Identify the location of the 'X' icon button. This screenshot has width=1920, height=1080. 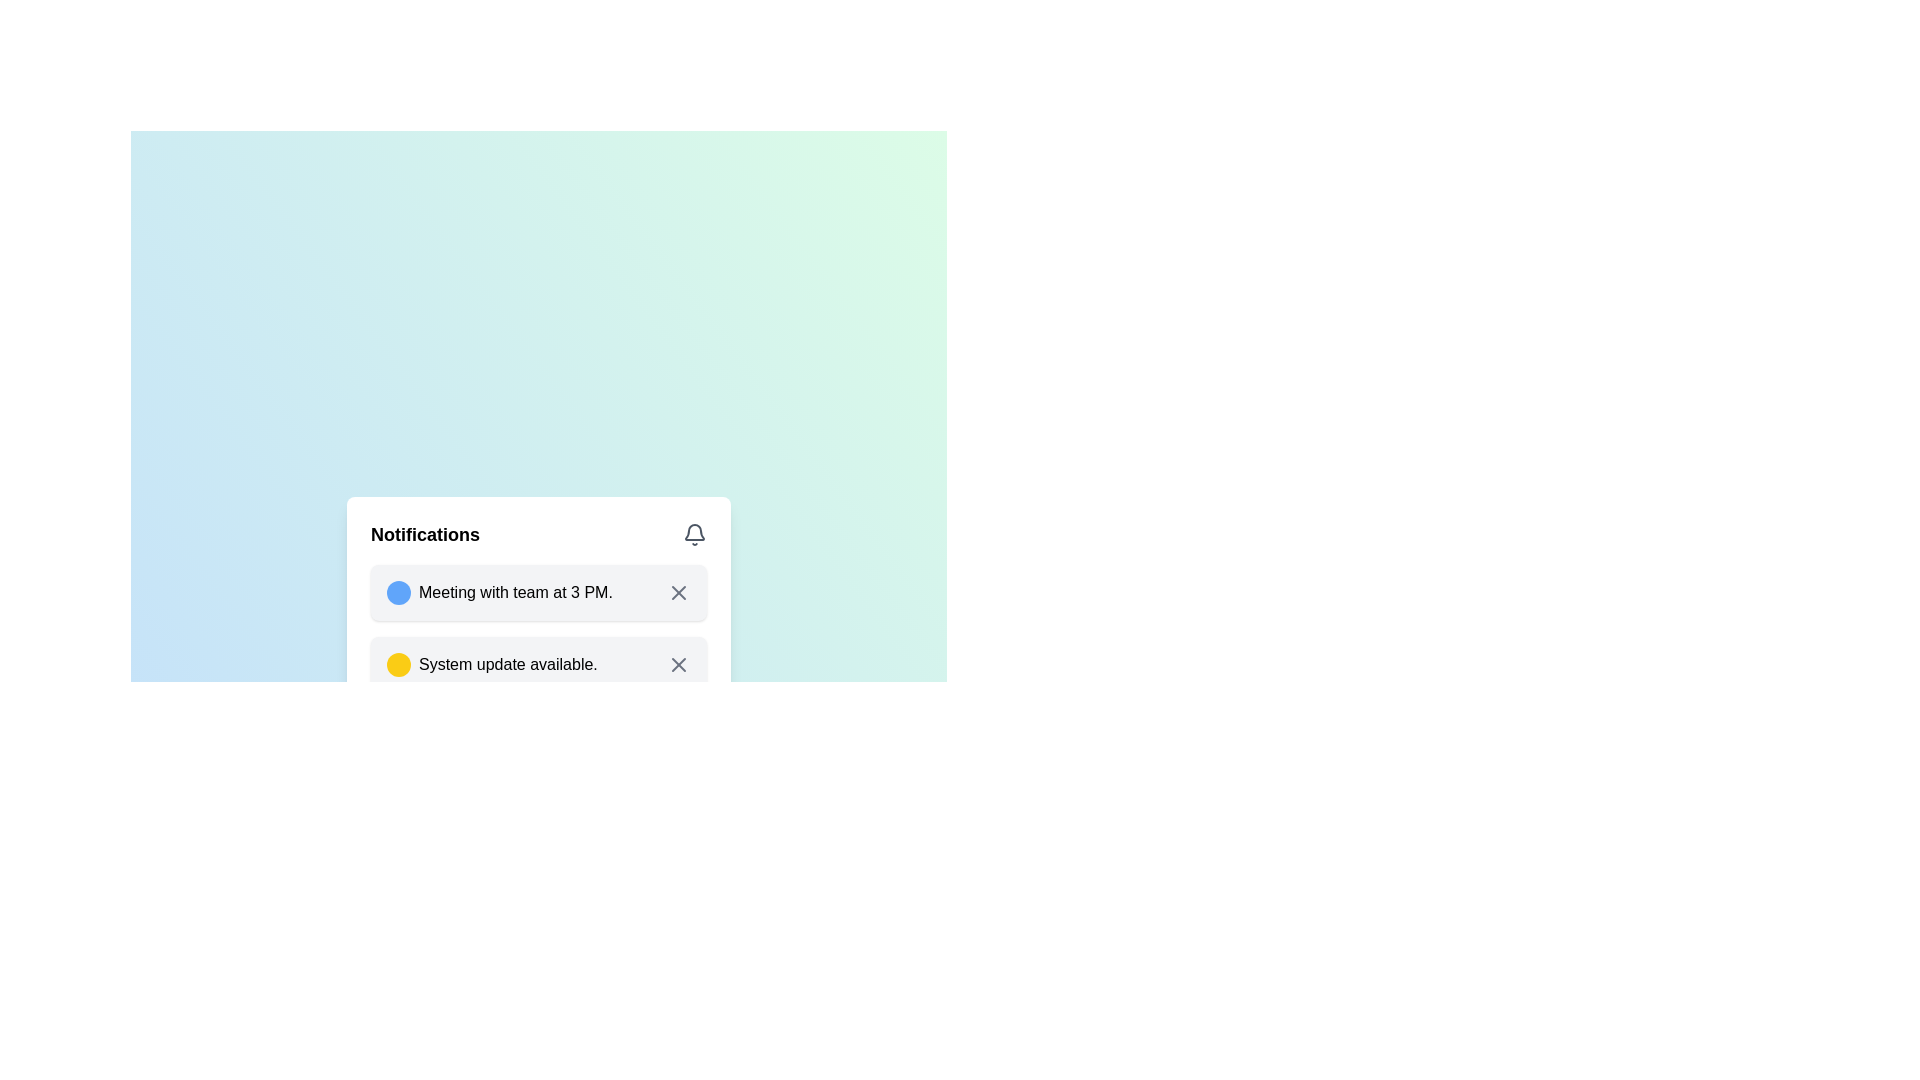
(678, 592).